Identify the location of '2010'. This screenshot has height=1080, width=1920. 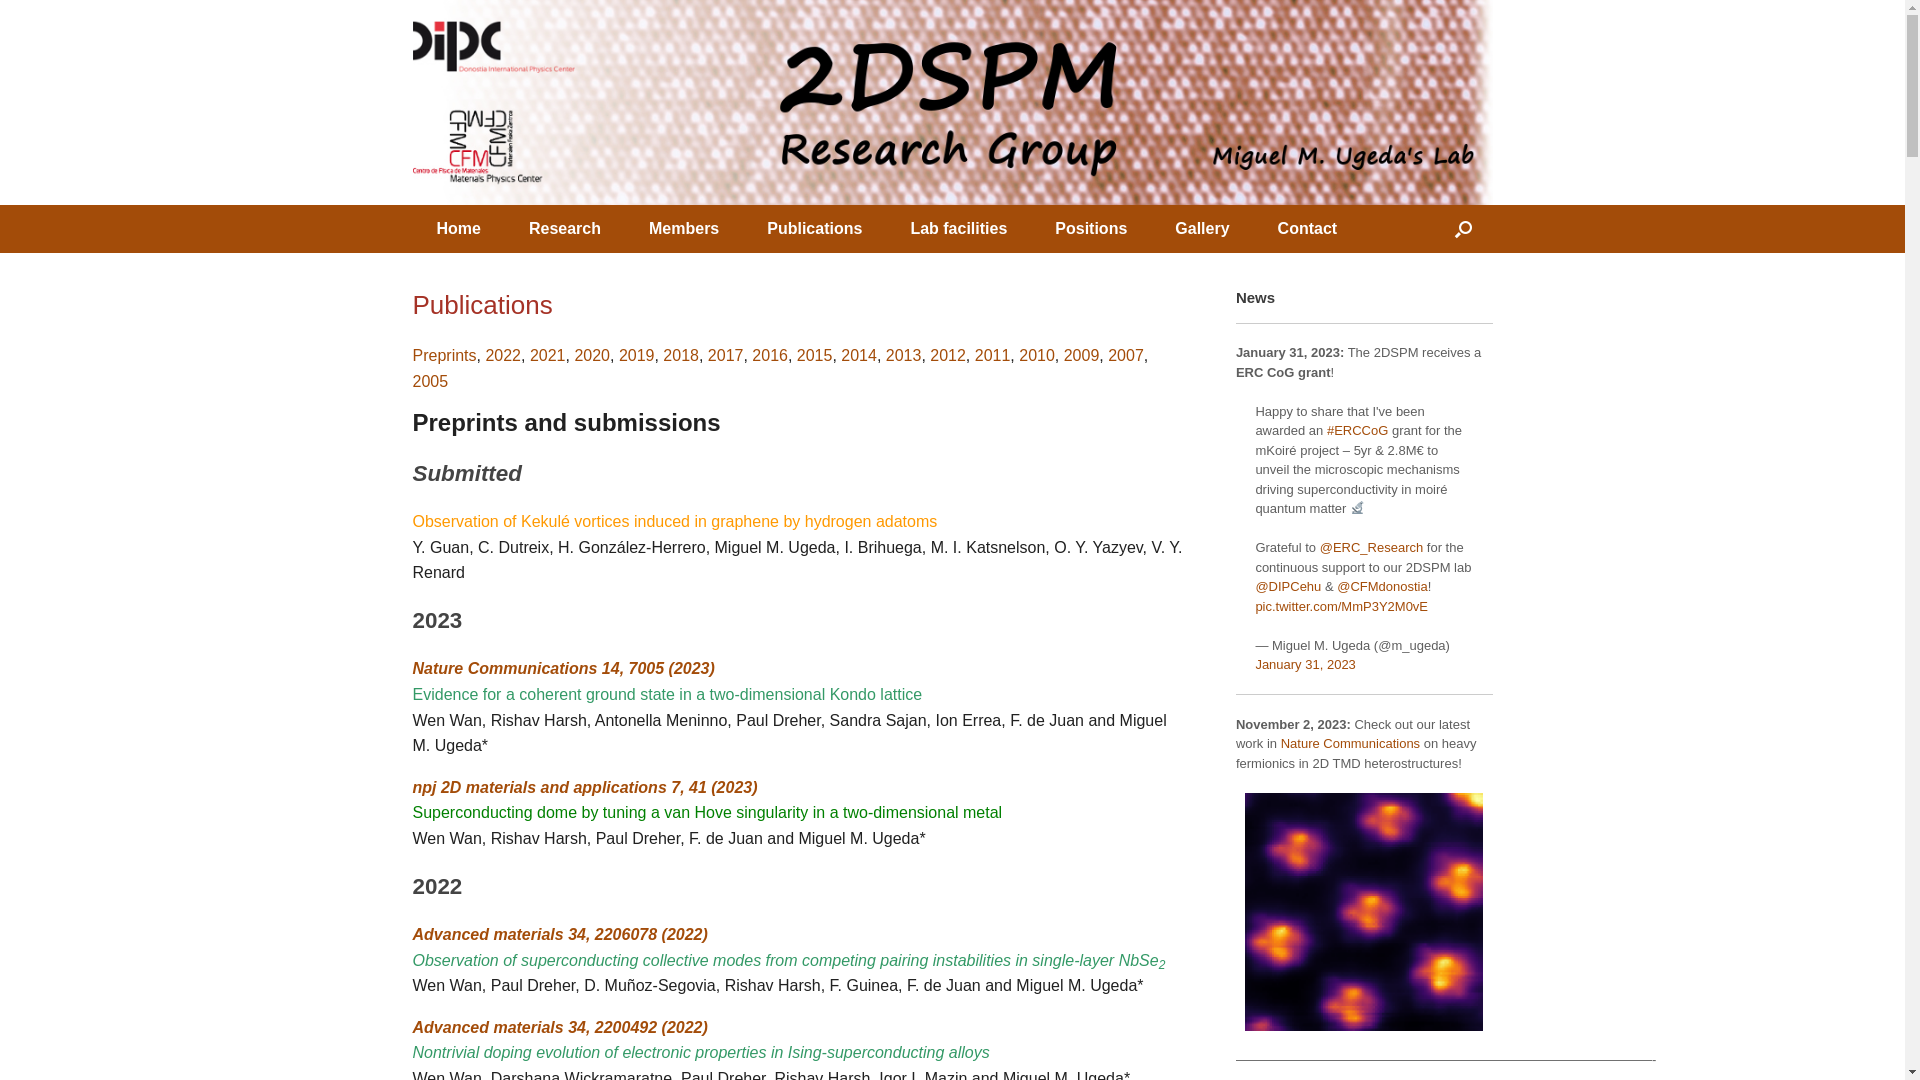
(1036, 354).